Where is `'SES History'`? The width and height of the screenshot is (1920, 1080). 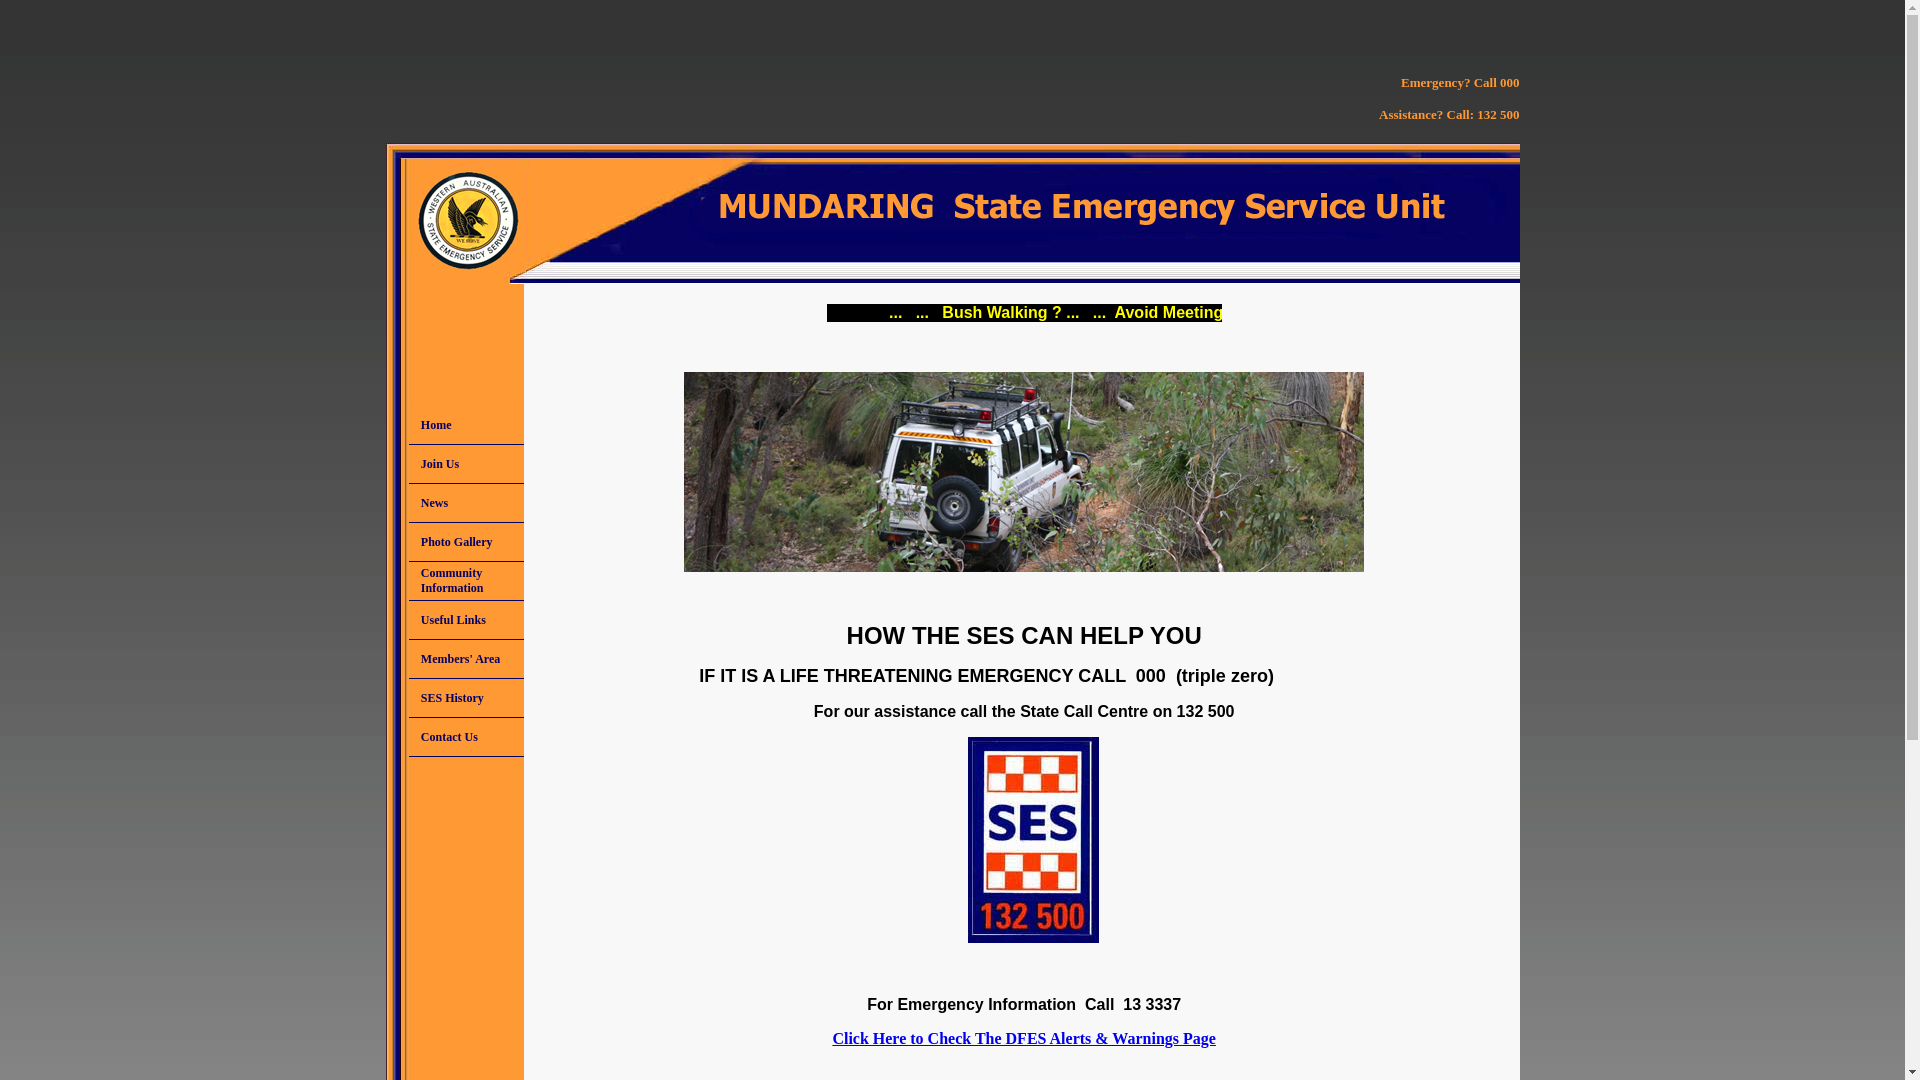
'SES History' is located at coordinates (465, 697).